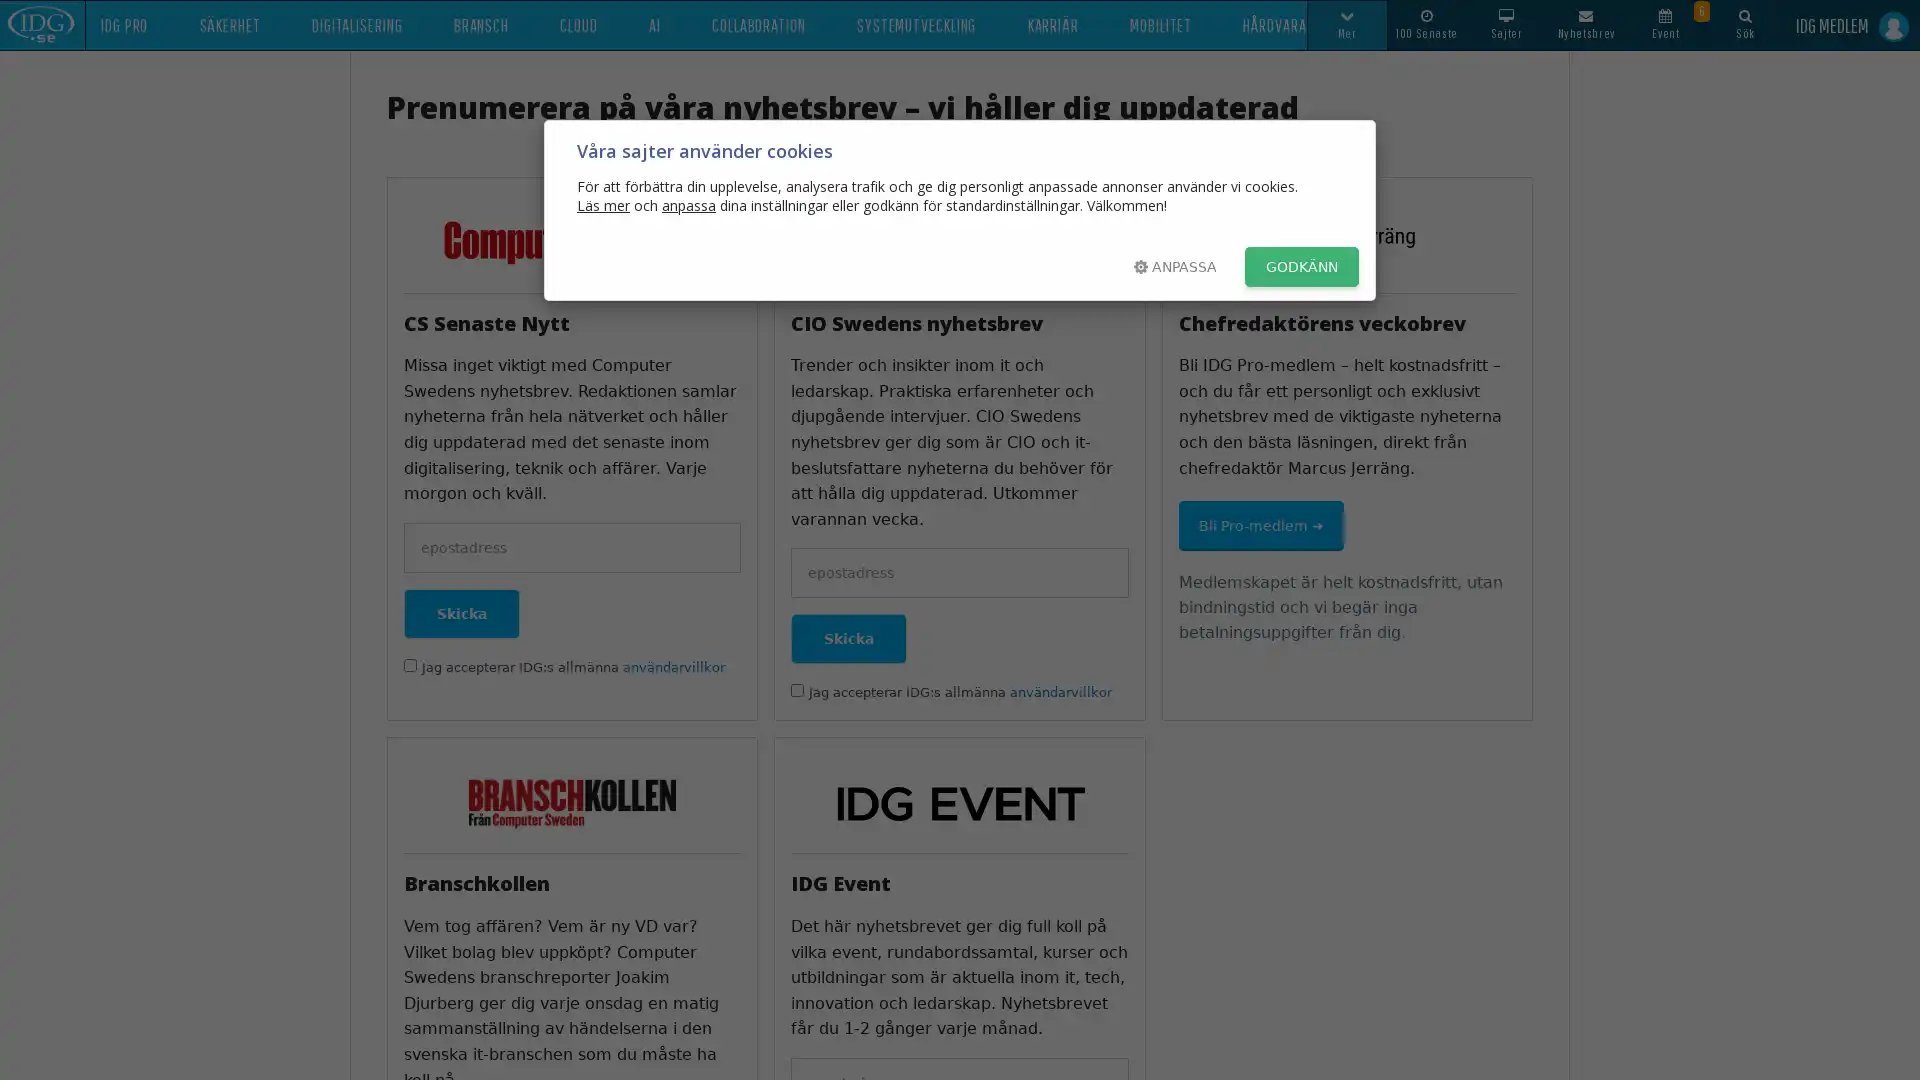  What do you see at coordinates (460, 612) in the screenshot?
I see `Skicka` at bounding box center [460, 612].